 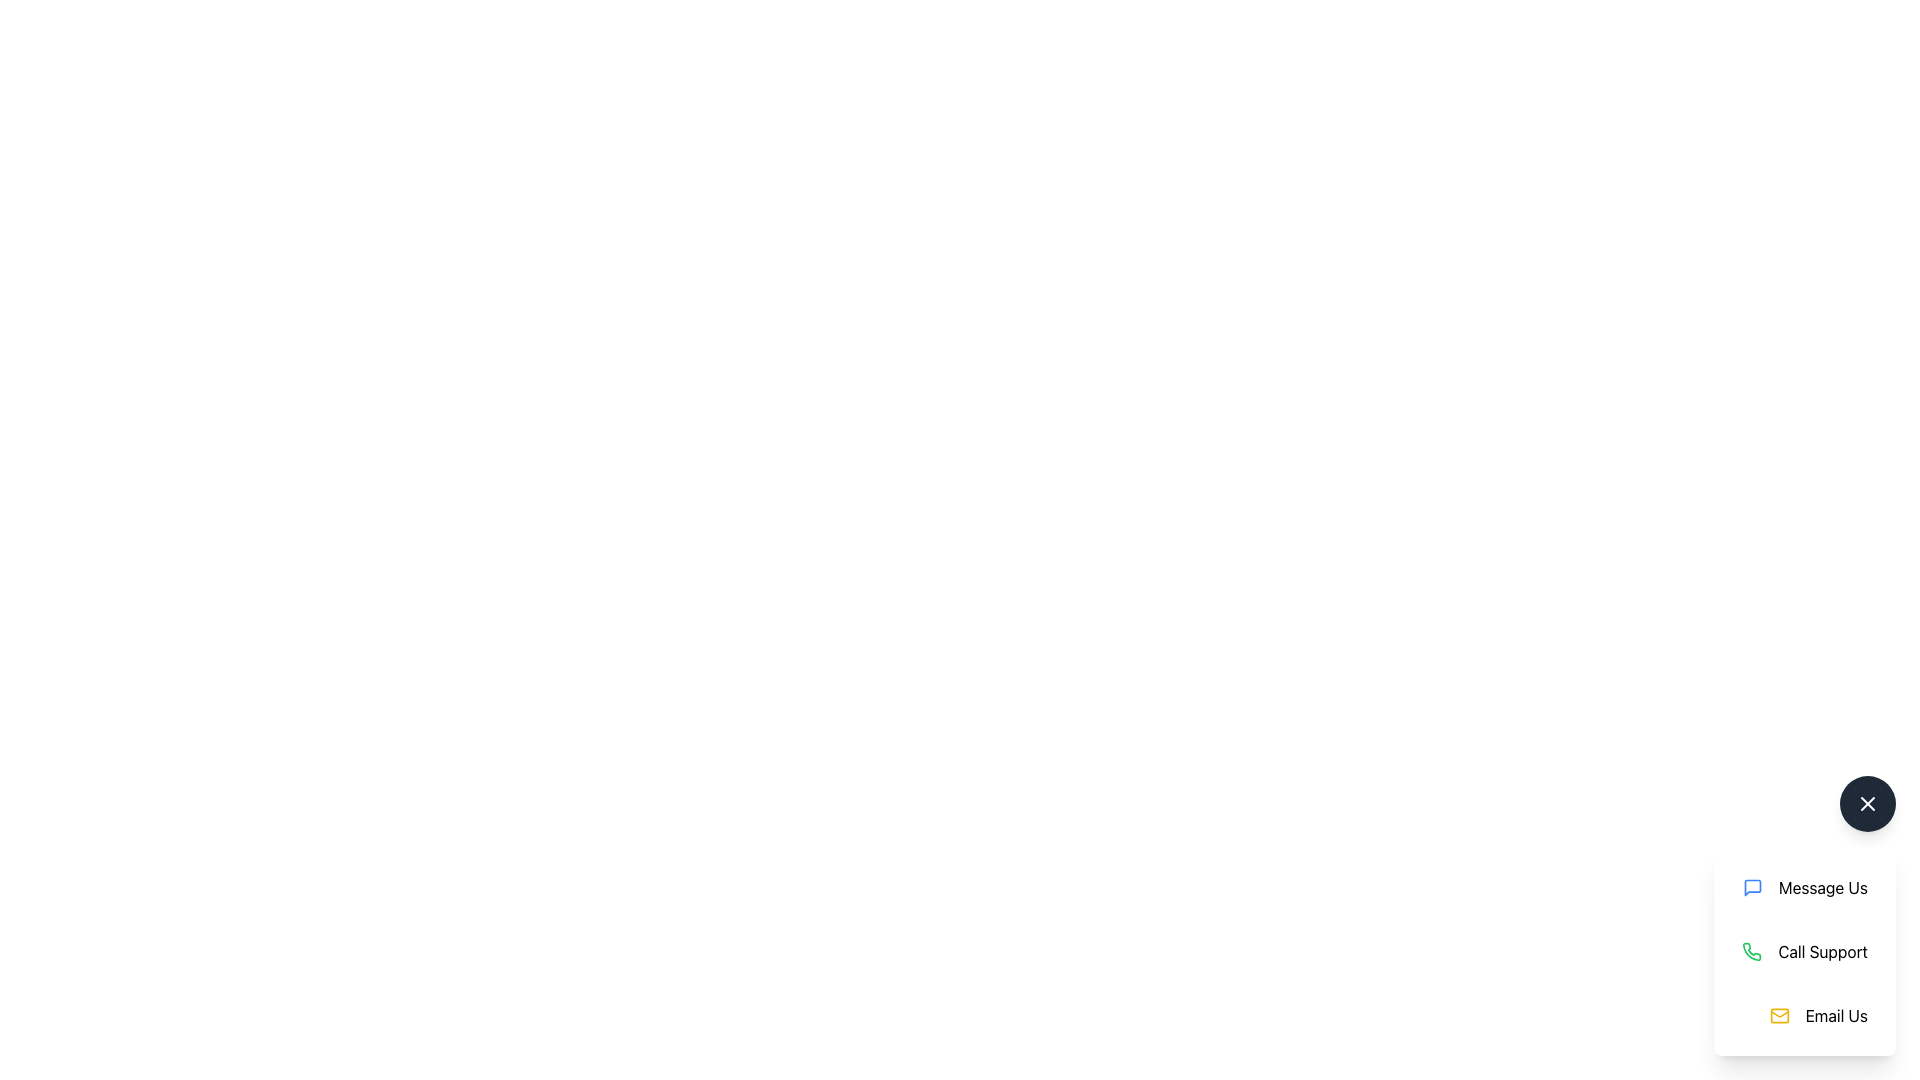 What do you see at coordinates (1866, 802) in the screenshot?
I see `the graphical icon represented by an 'X' shape` at bounding box center [1866, 802].